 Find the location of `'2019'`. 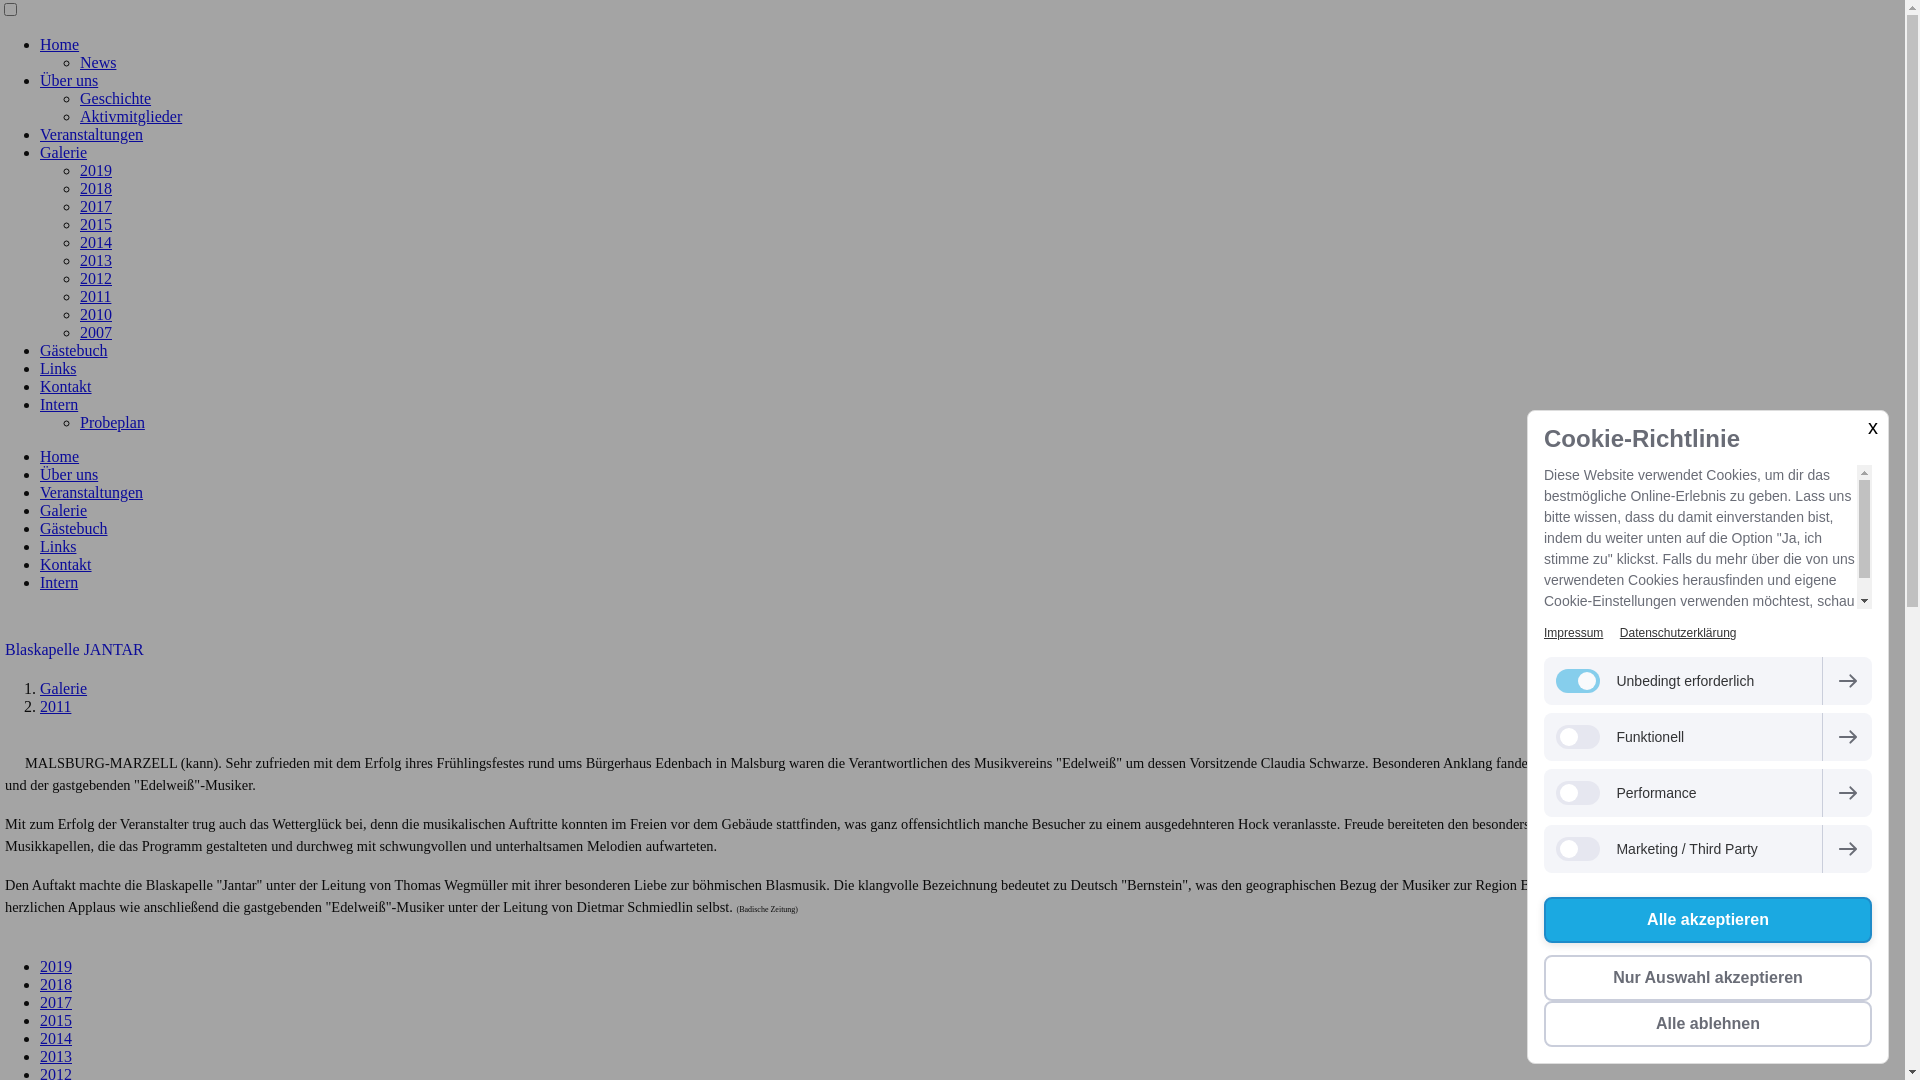

'2019' is located at coordinates (95, 169).